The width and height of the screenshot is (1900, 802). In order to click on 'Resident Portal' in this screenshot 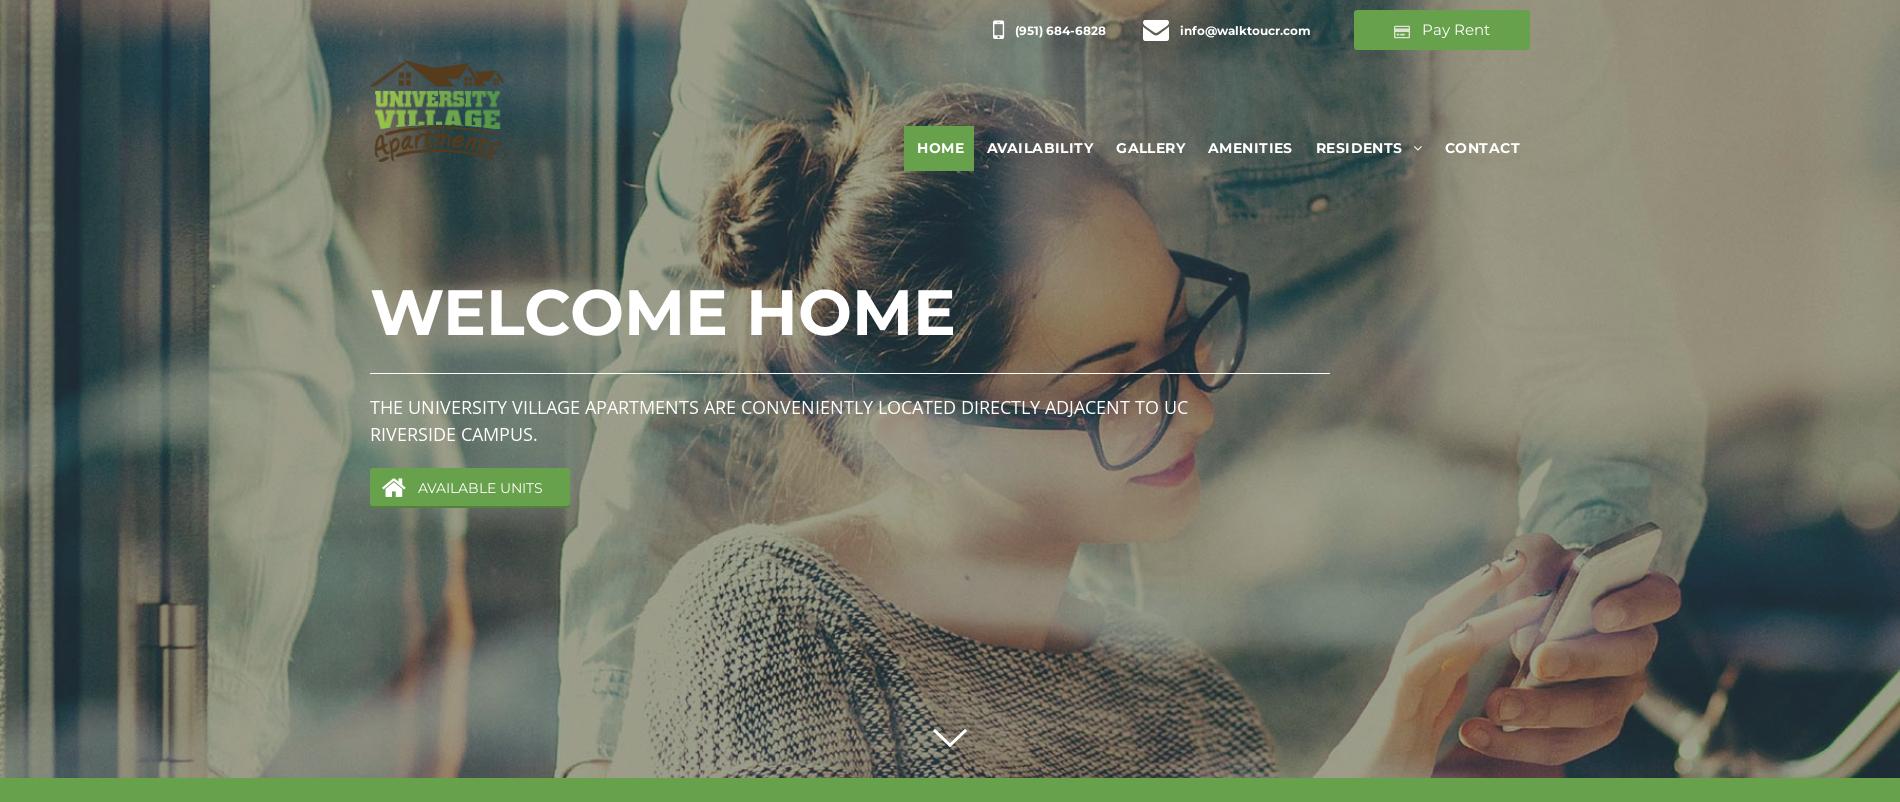, I will do `click(1377, 178)`.